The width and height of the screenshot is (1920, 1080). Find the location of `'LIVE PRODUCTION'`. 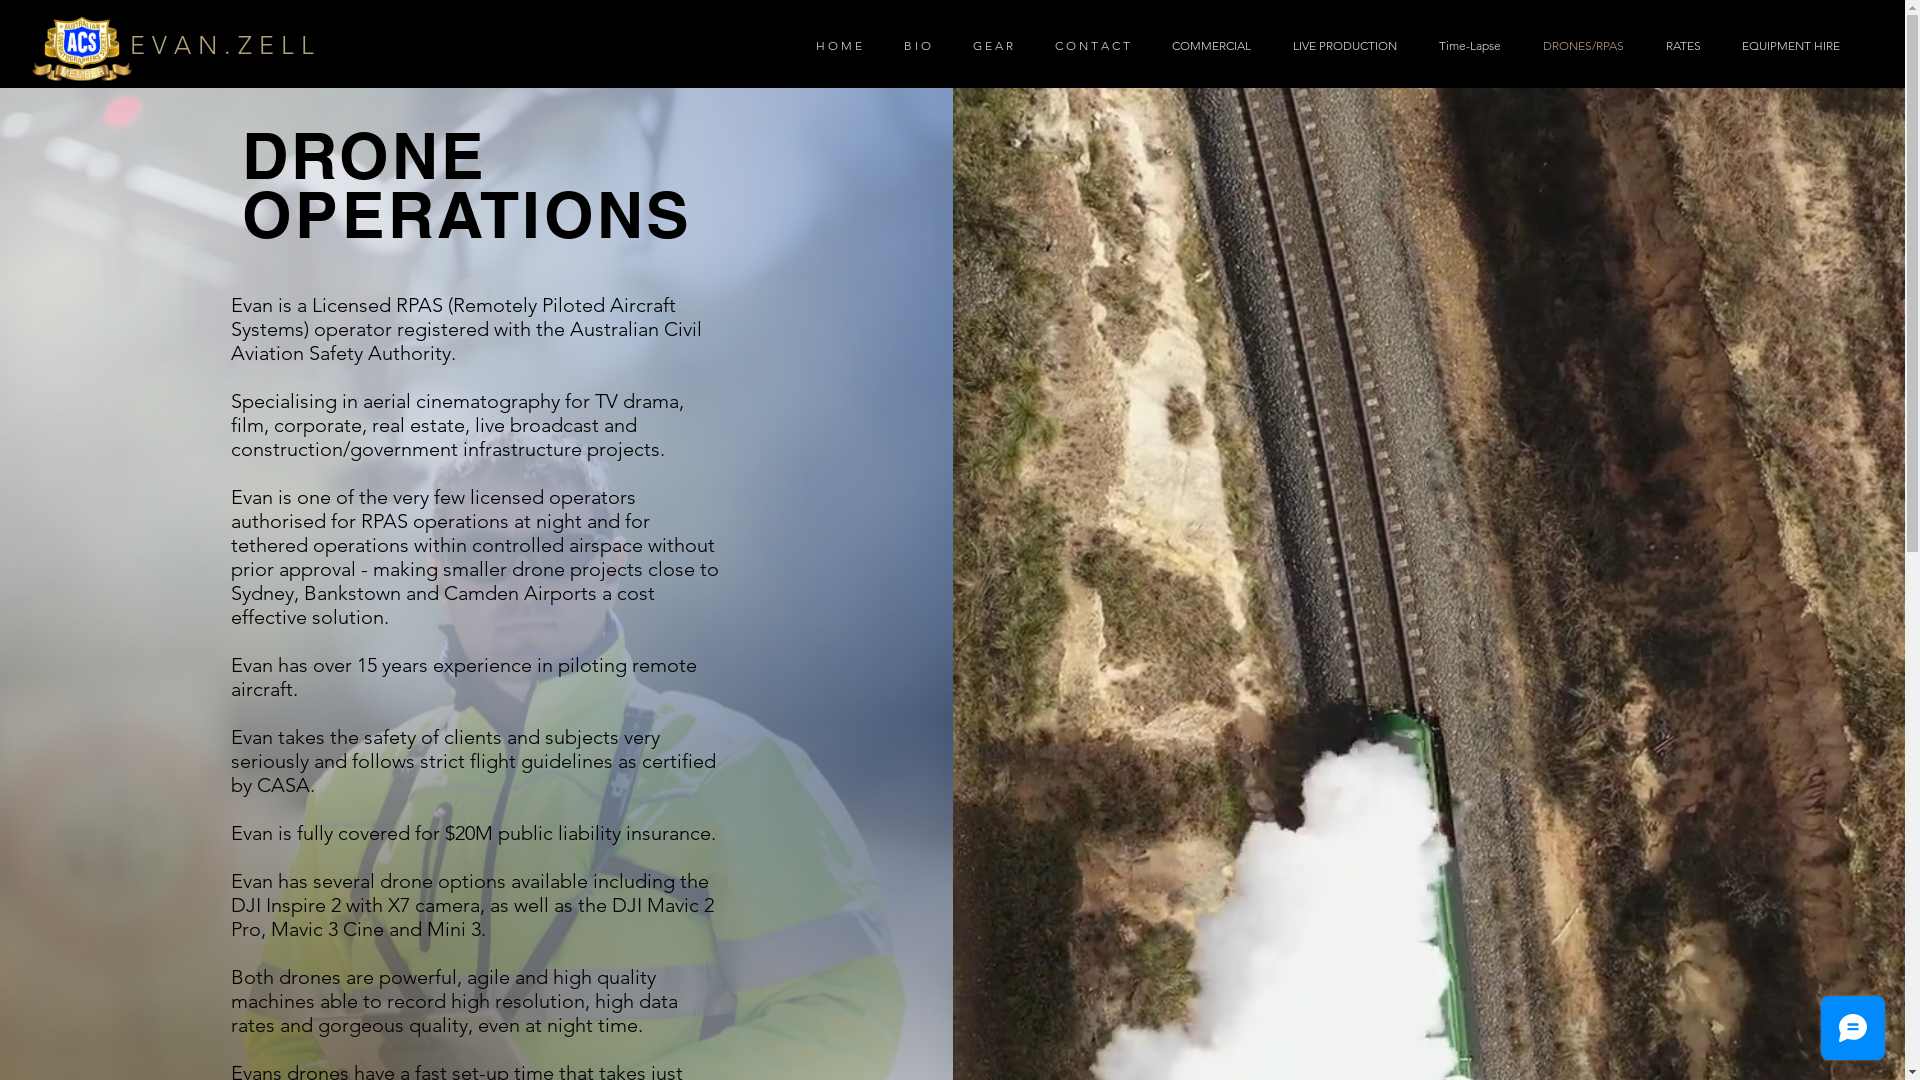

'LIVE PRODUCTION' is located at coordinates (1339, 45).